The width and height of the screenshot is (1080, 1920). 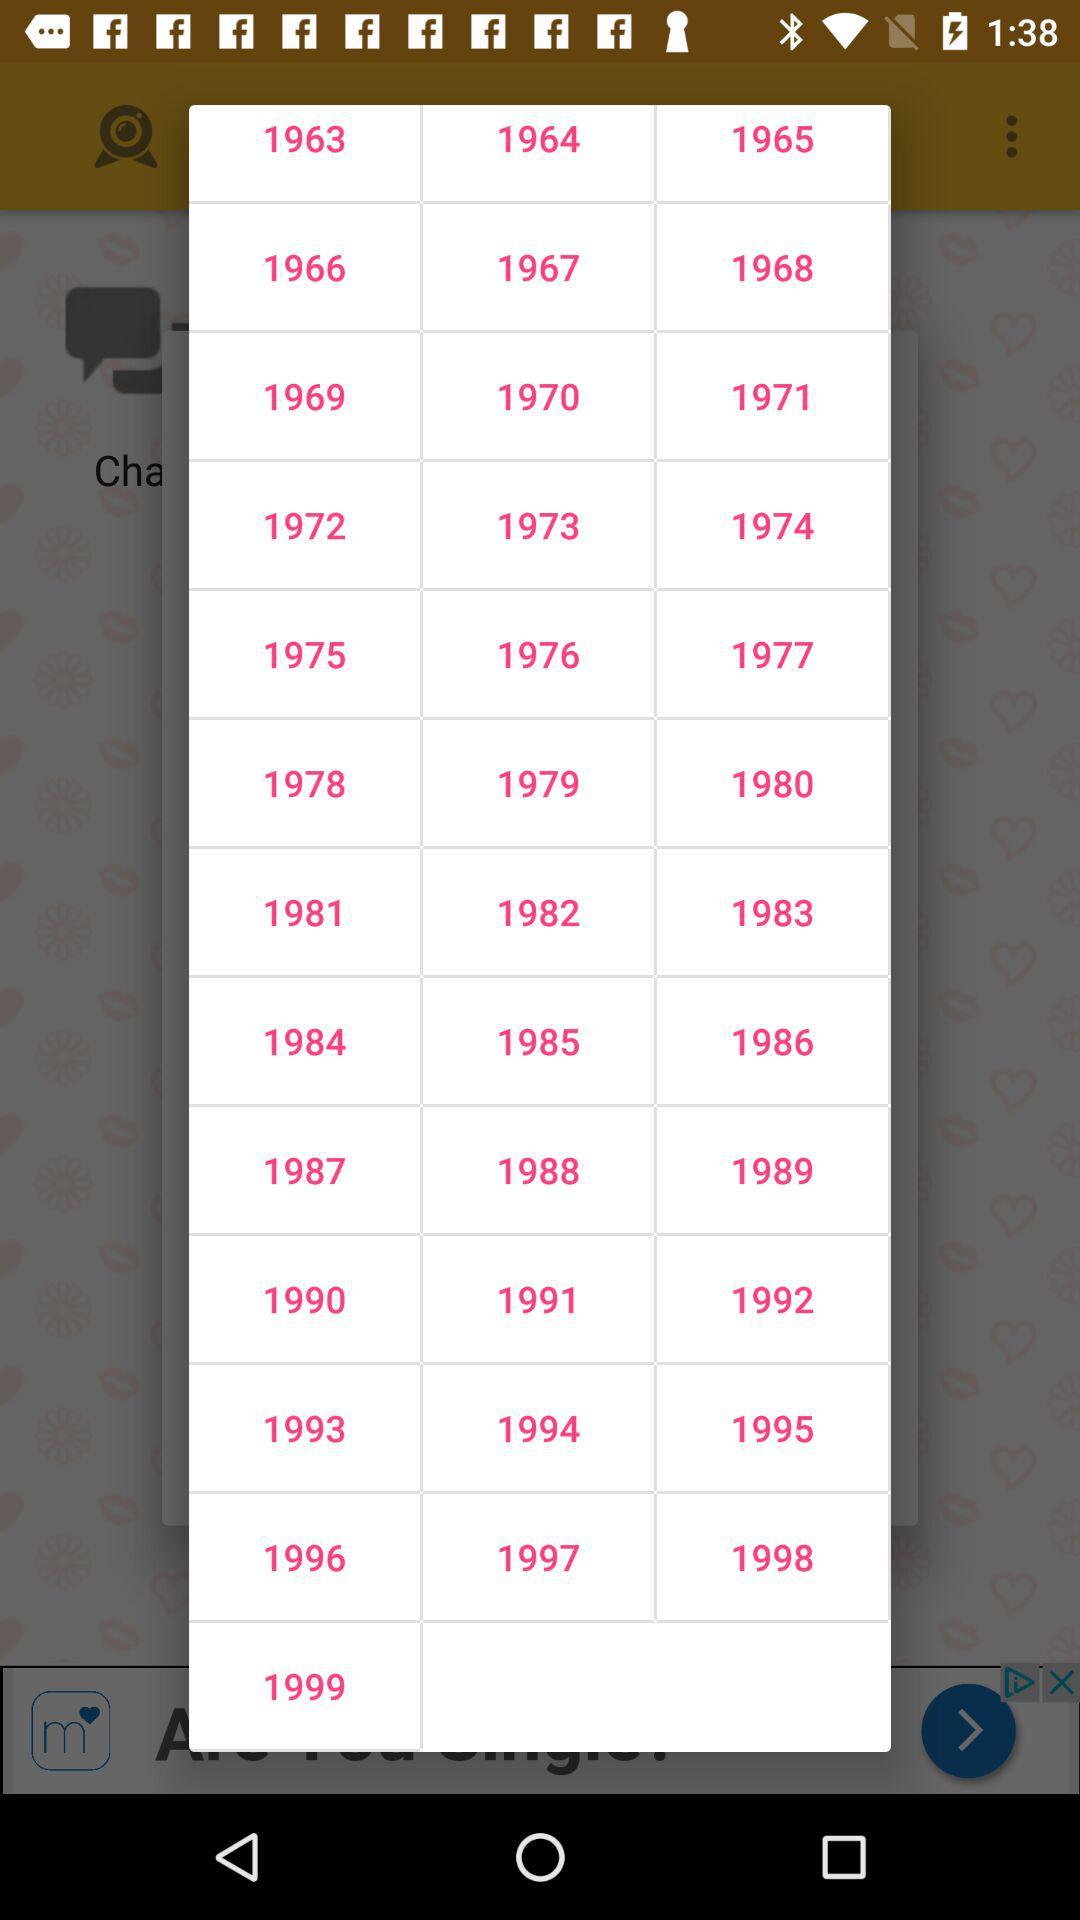 What do you see at coordinates (771, 1427) in the screenshot?
I see `the 1995 icon` at bounding box center [771, 1427].